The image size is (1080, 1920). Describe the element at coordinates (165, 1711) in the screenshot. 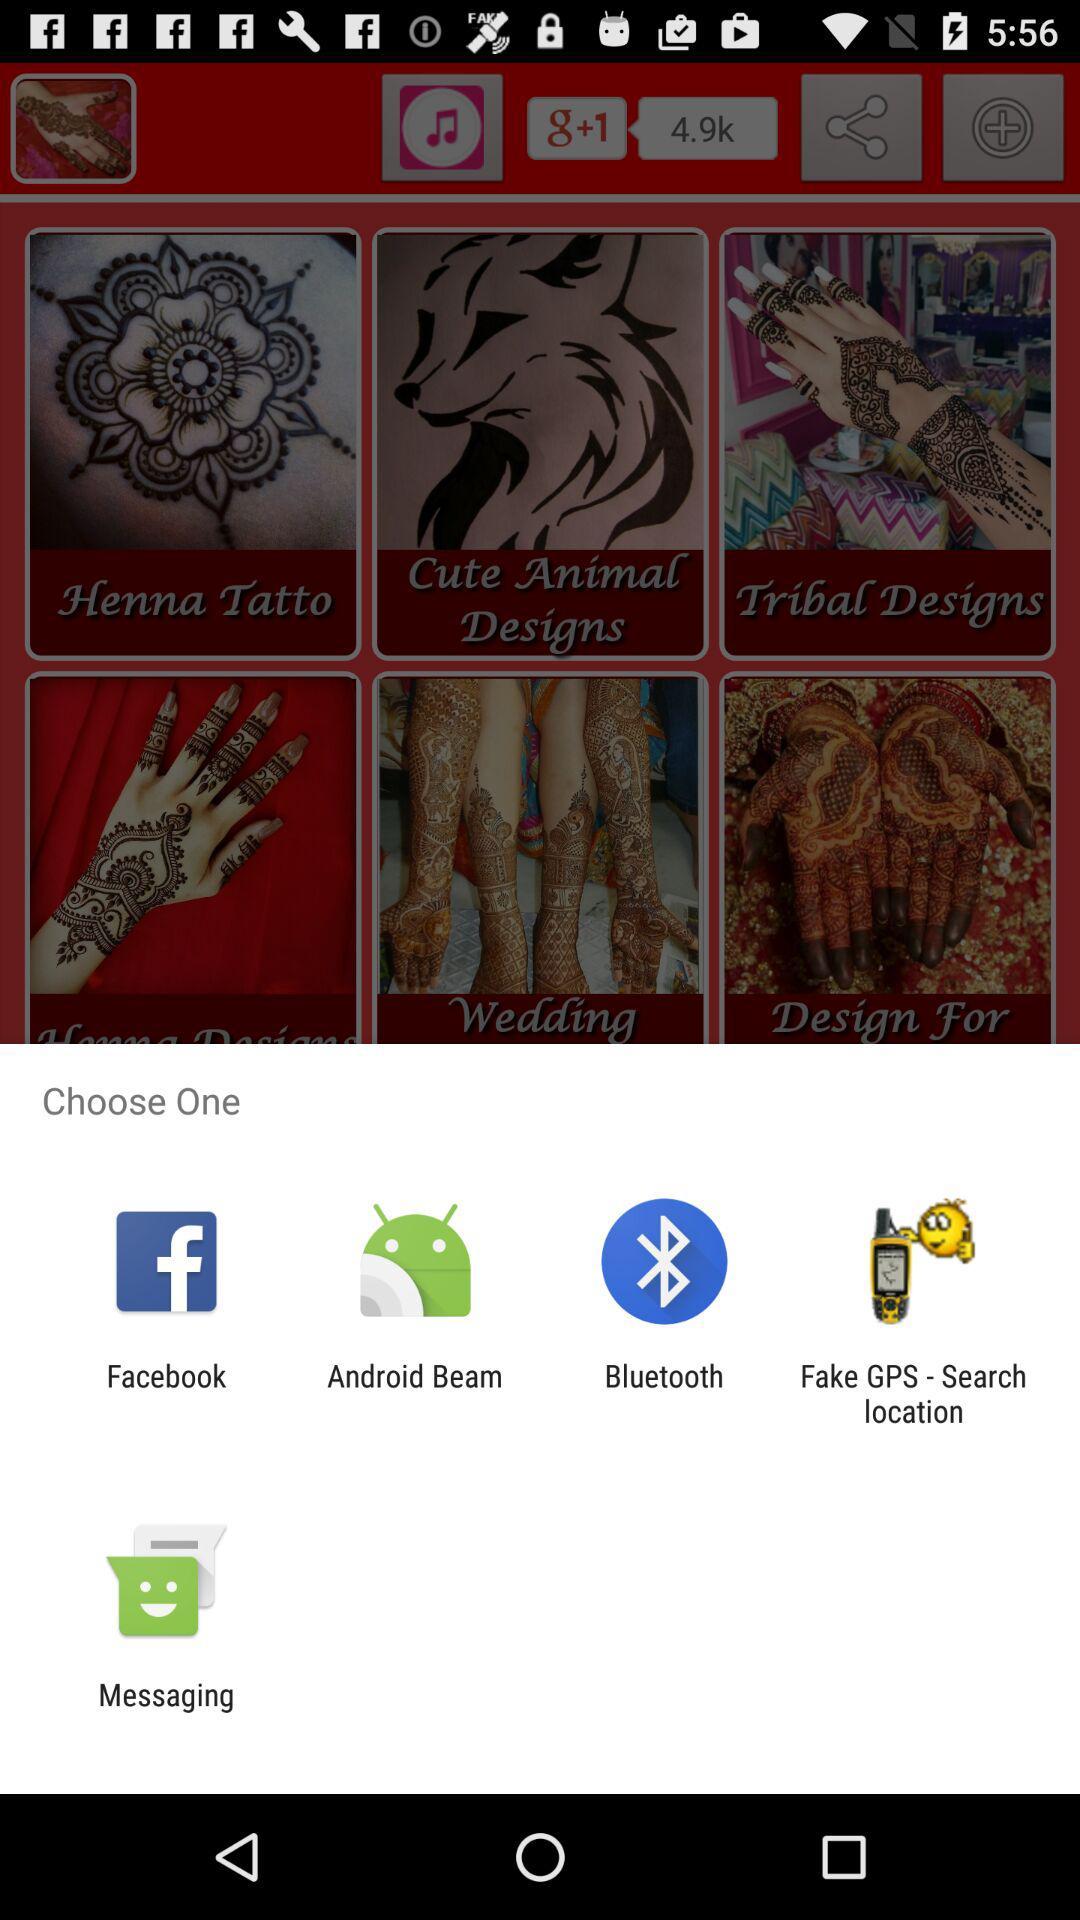

I see `the messaging app` at that location.